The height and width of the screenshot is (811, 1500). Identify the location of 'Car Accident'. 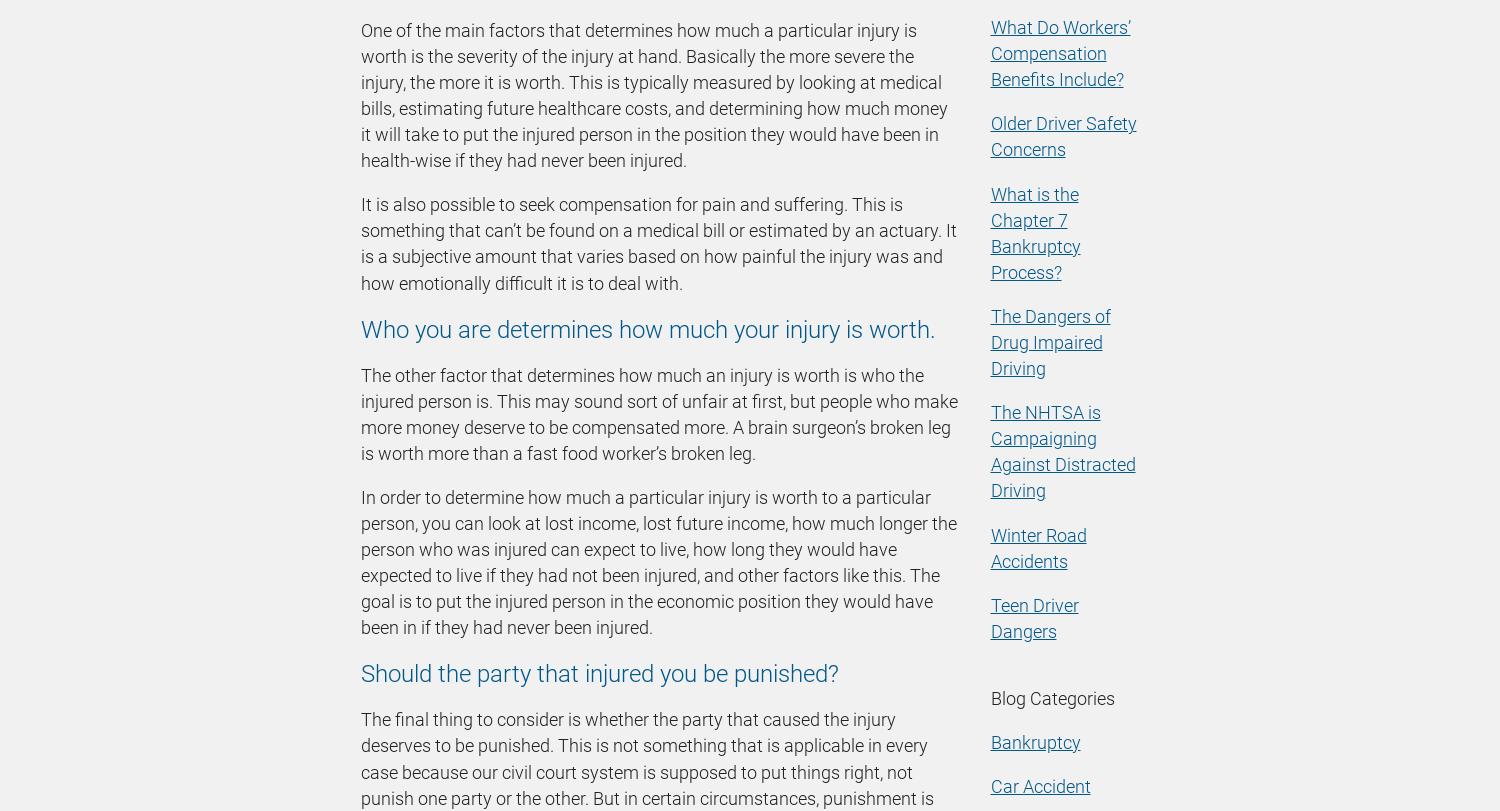
(1039, 785).